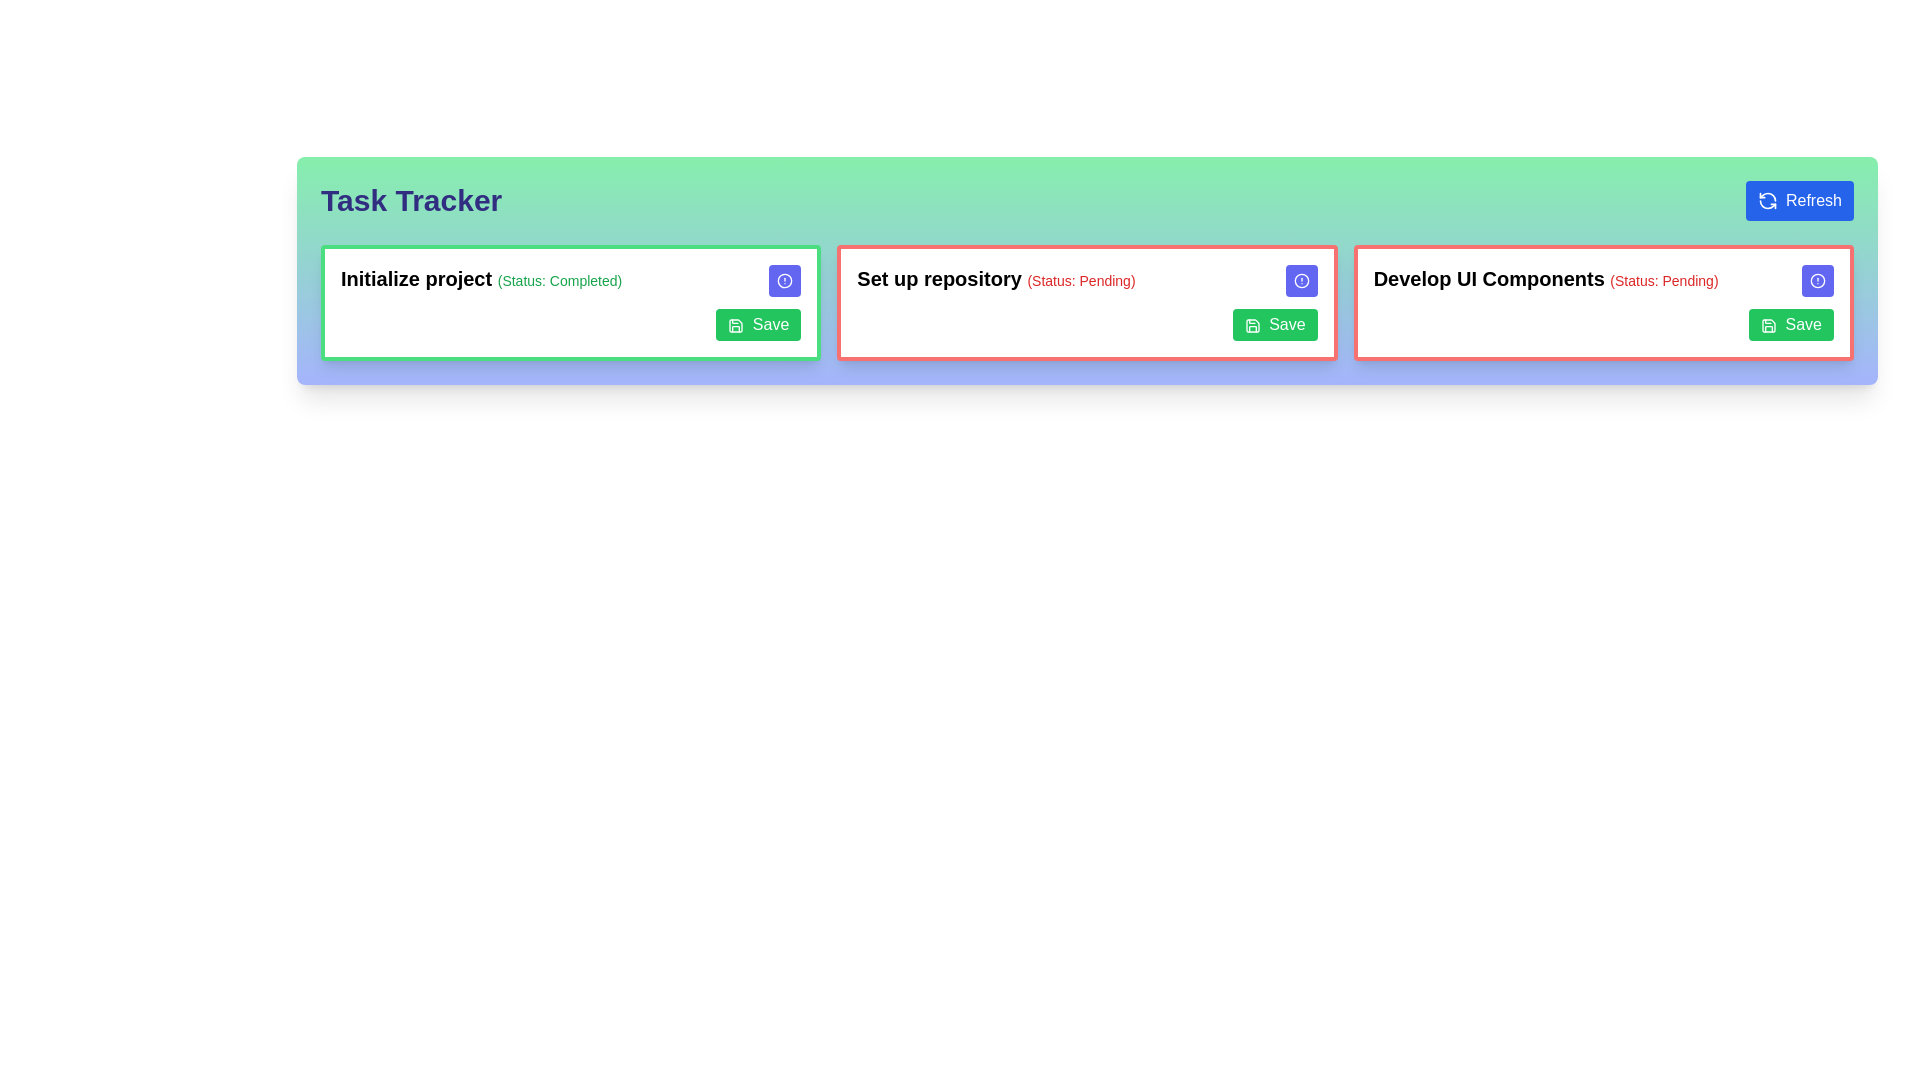  Describe the element at coordinates (1545, 281) in the screenshot. I see `the status of the label displaying 'Develop UI Components (Status: Pending)' which is styled with bold text and a smaller red font for the status` at that location.